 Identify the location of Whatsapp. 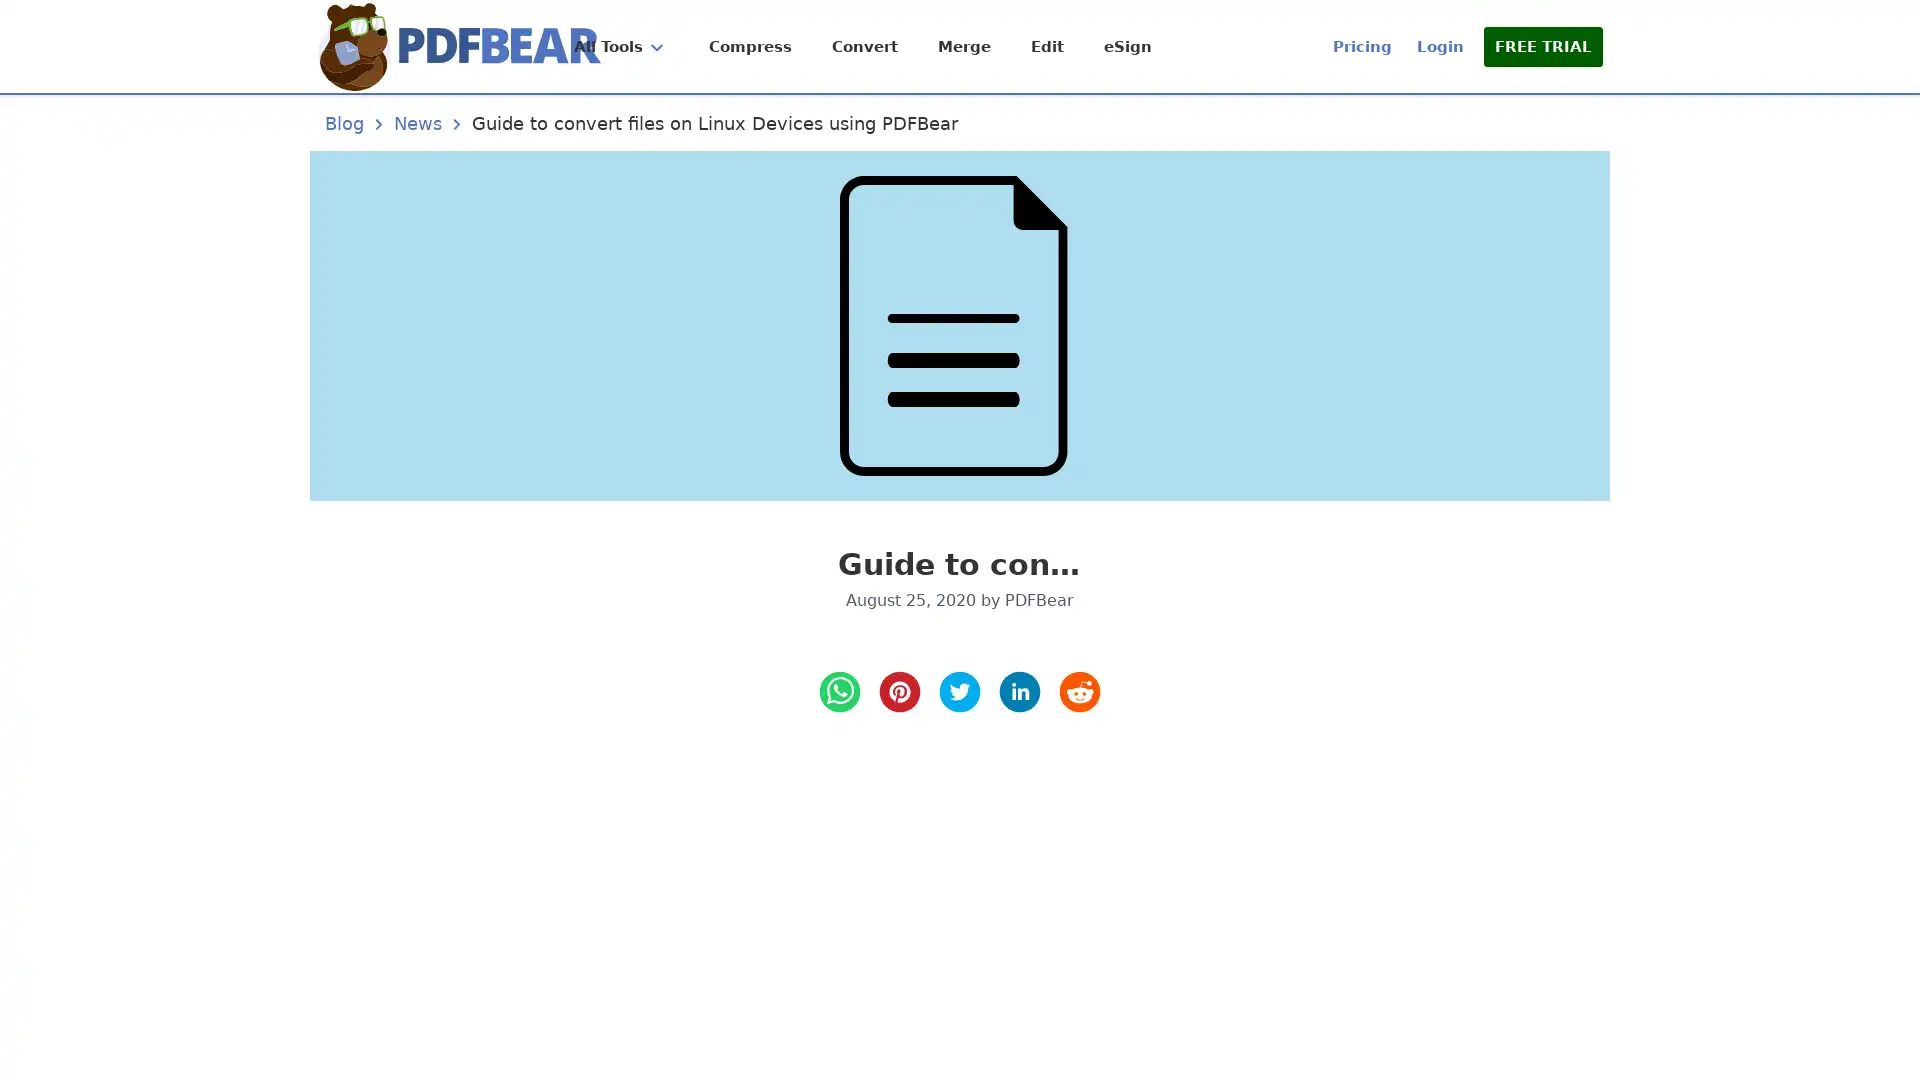
(840, 690).